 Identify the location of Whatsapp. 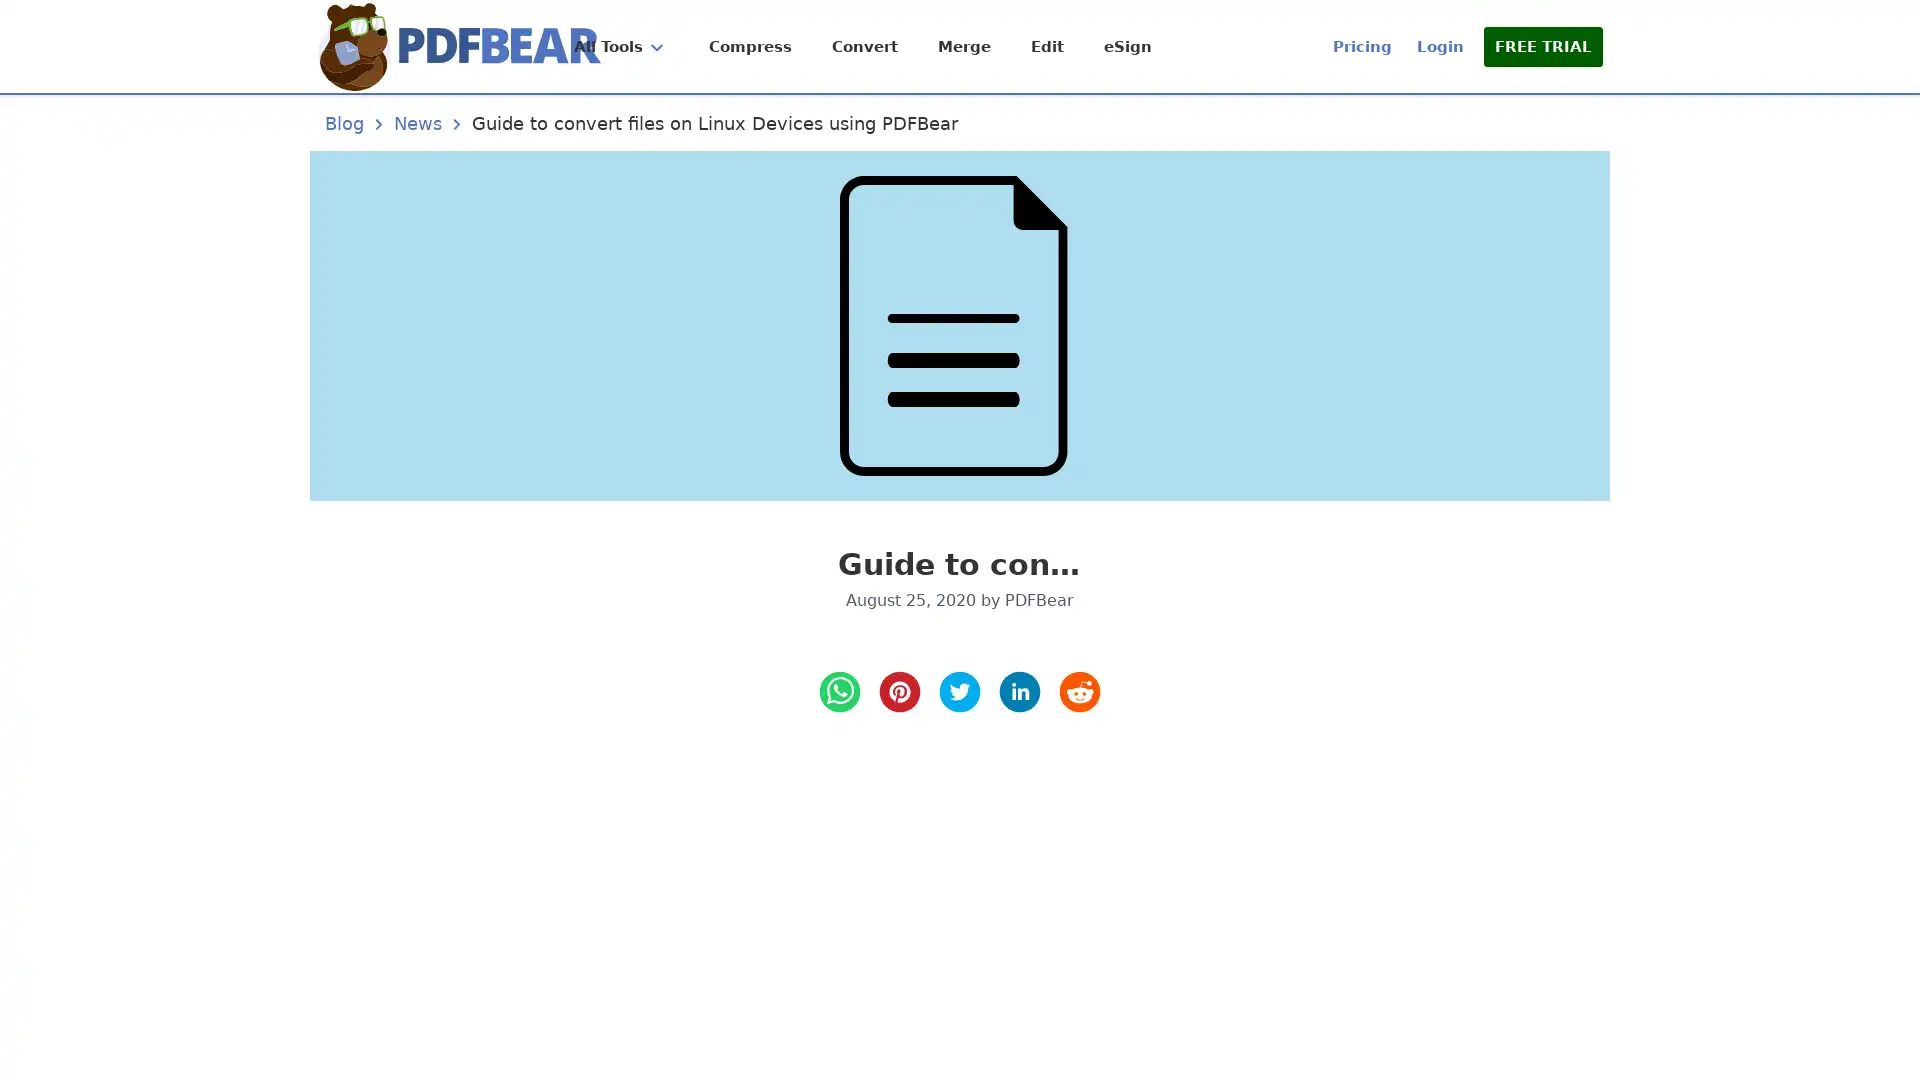
(840, 690).